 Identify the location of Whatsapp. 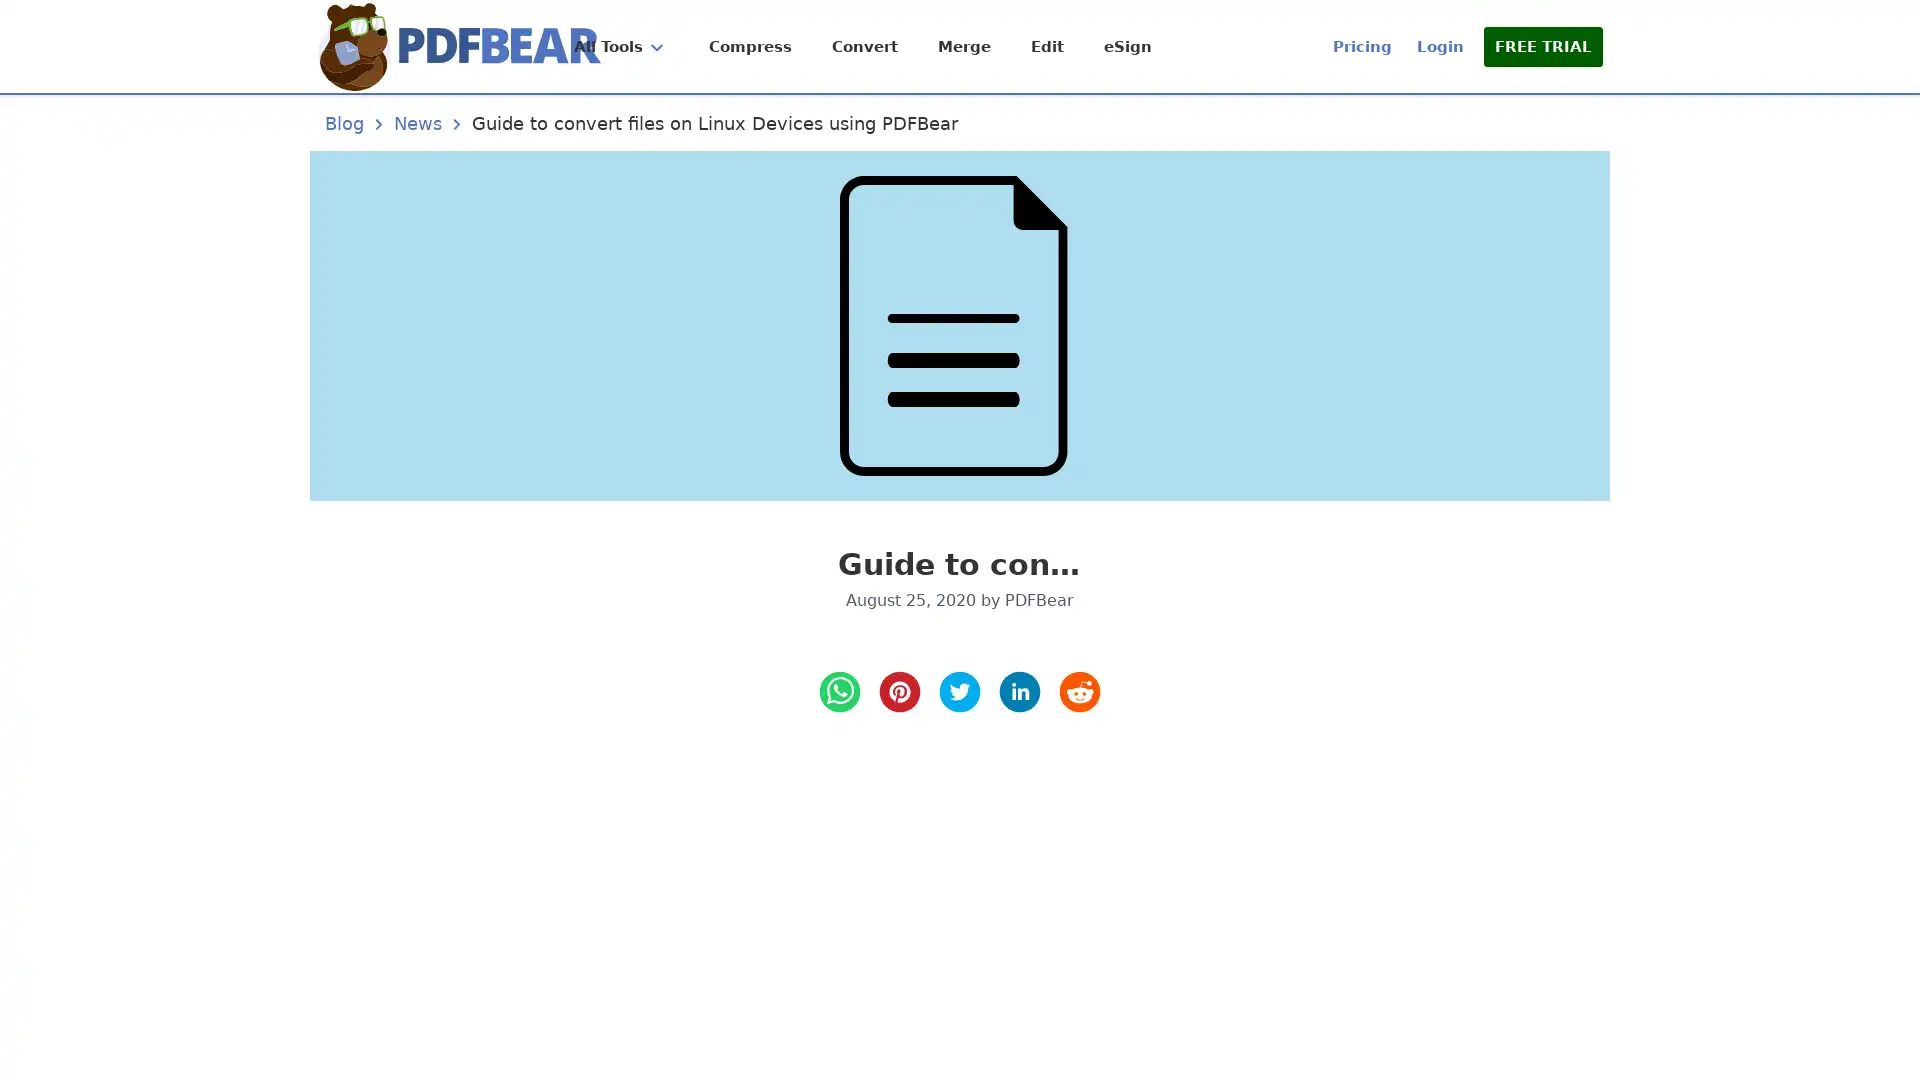
(840, 690).